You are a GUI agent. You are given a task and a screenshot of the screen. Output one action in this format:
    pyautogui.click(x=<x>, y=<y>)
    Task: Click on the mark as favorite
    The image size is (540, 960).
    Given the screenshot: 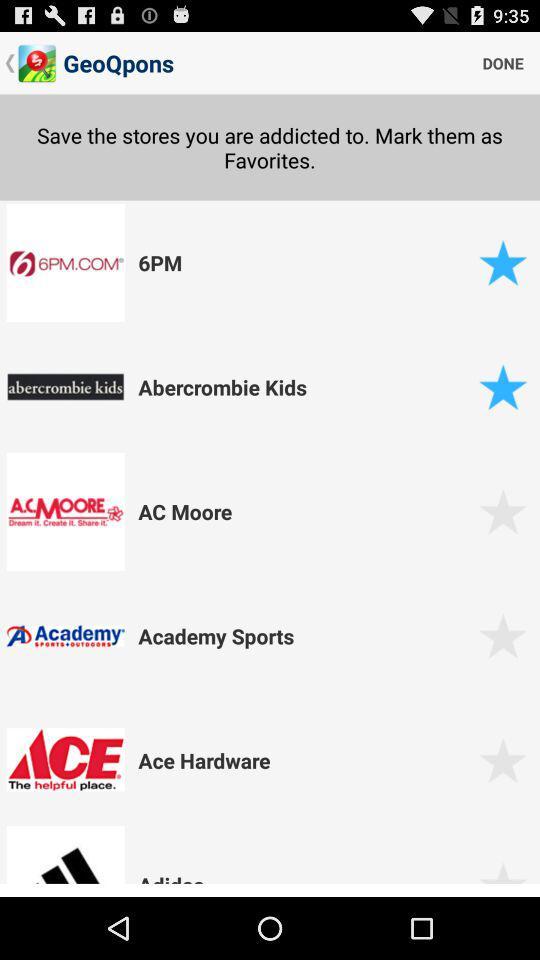 What is the action you would take?
    pyautogui.click(x=502, y=635)
    